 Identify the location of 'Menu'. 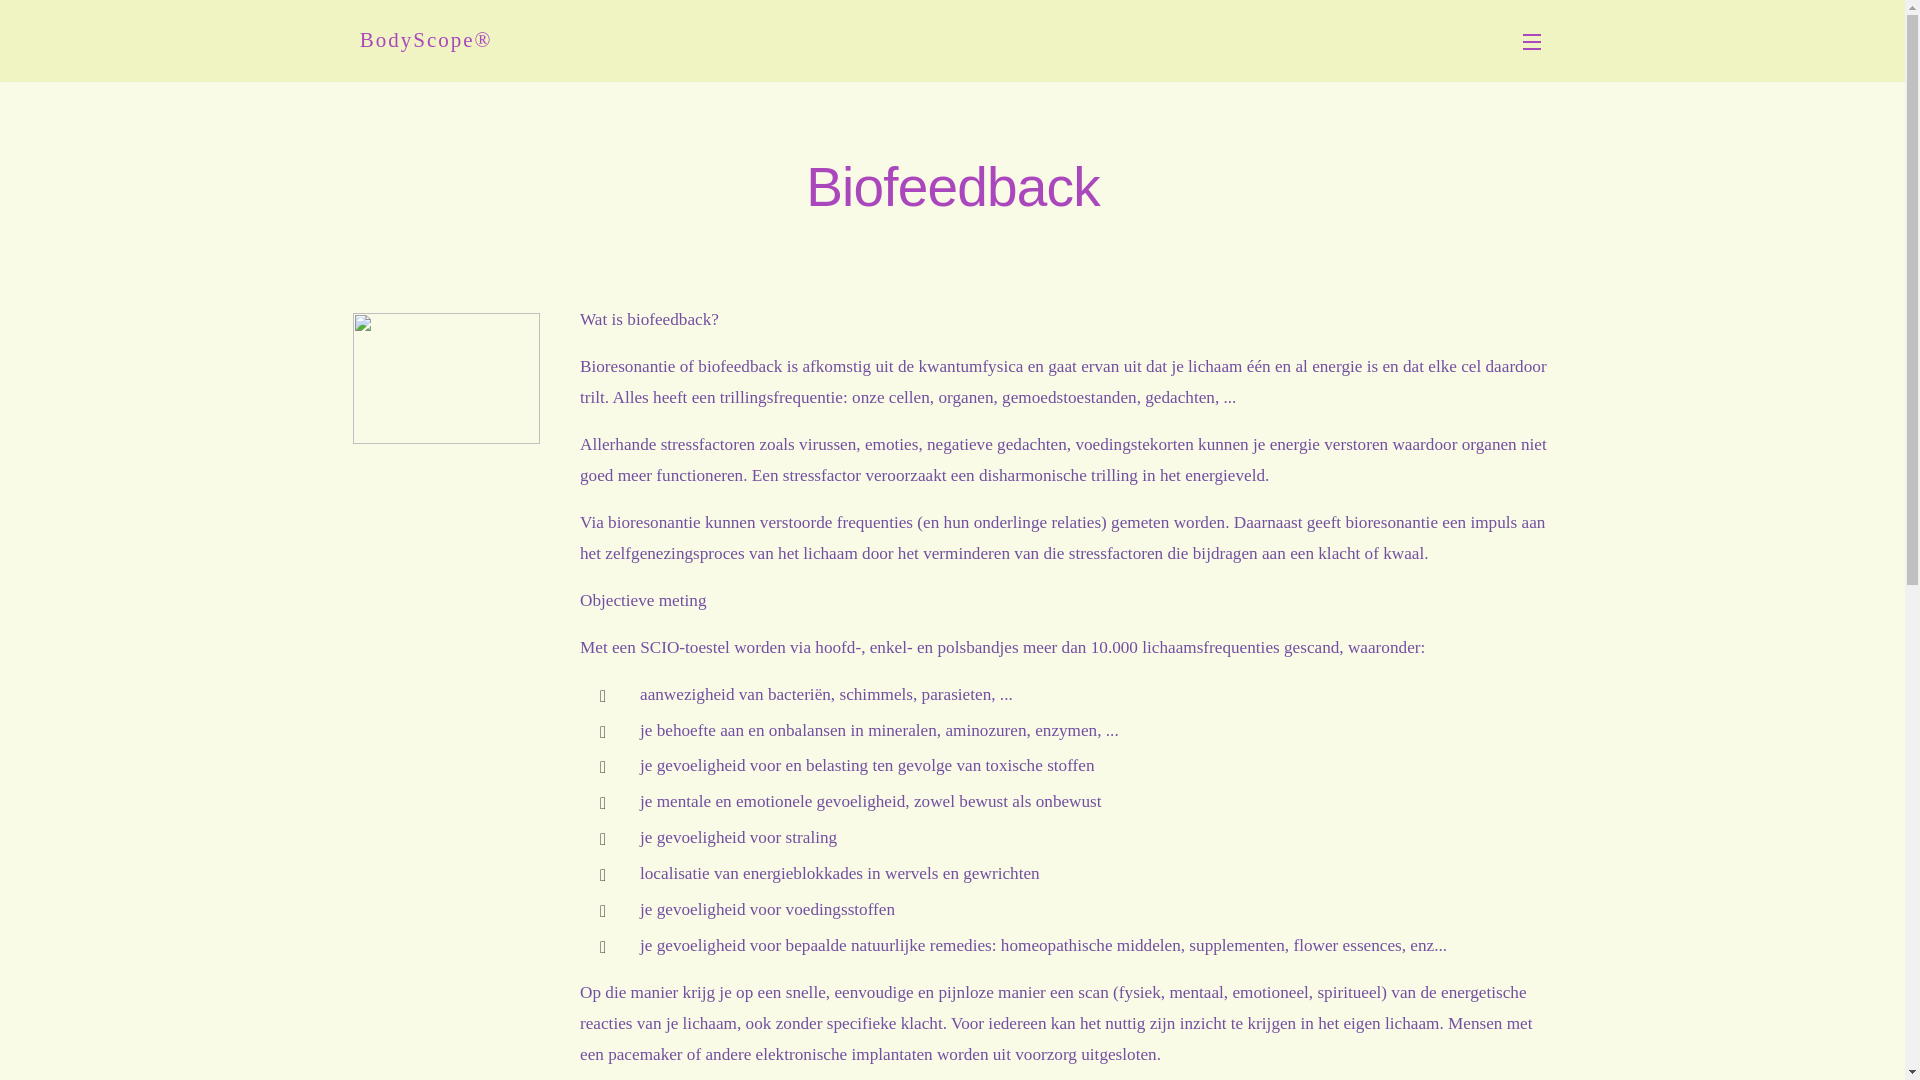
(1535, 41).